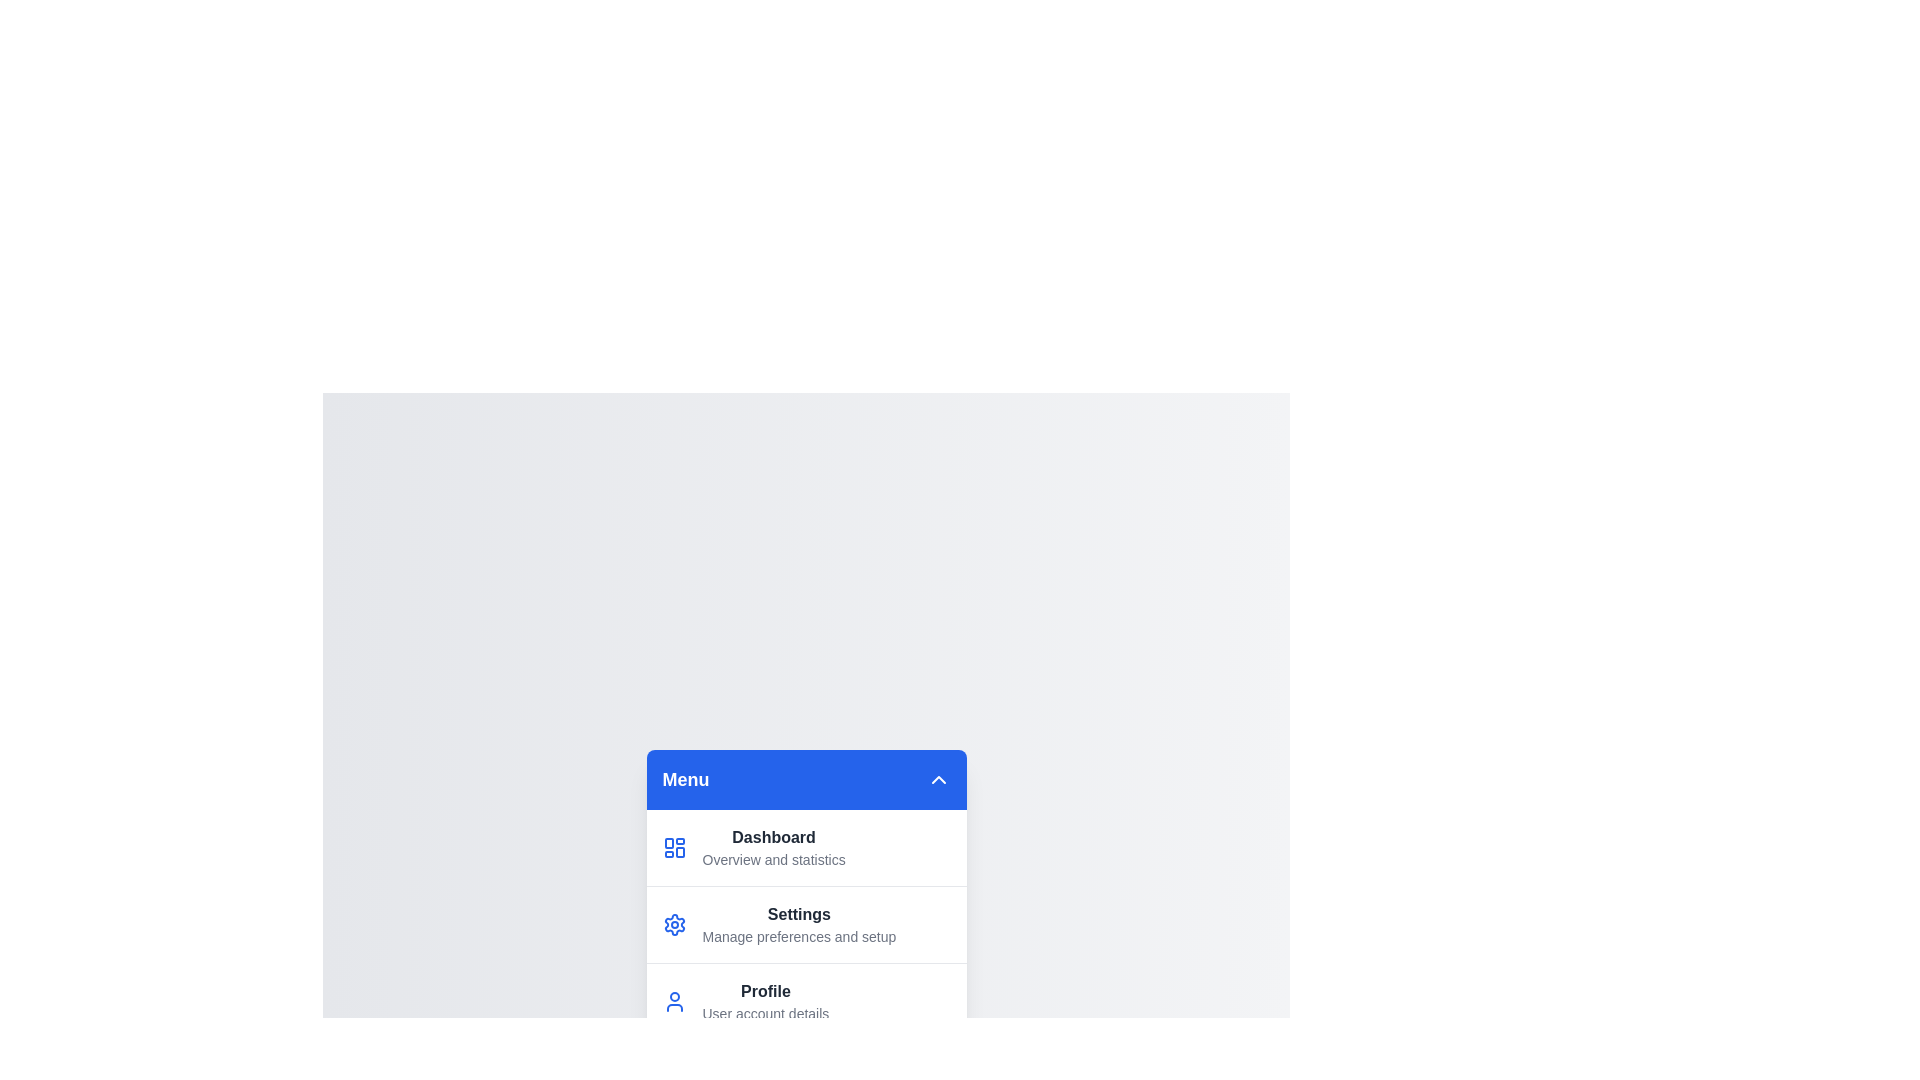  Describe the element at coordinates (806, 924) in the screenshot. I see `the menu item corresponding to Settings` at that location.